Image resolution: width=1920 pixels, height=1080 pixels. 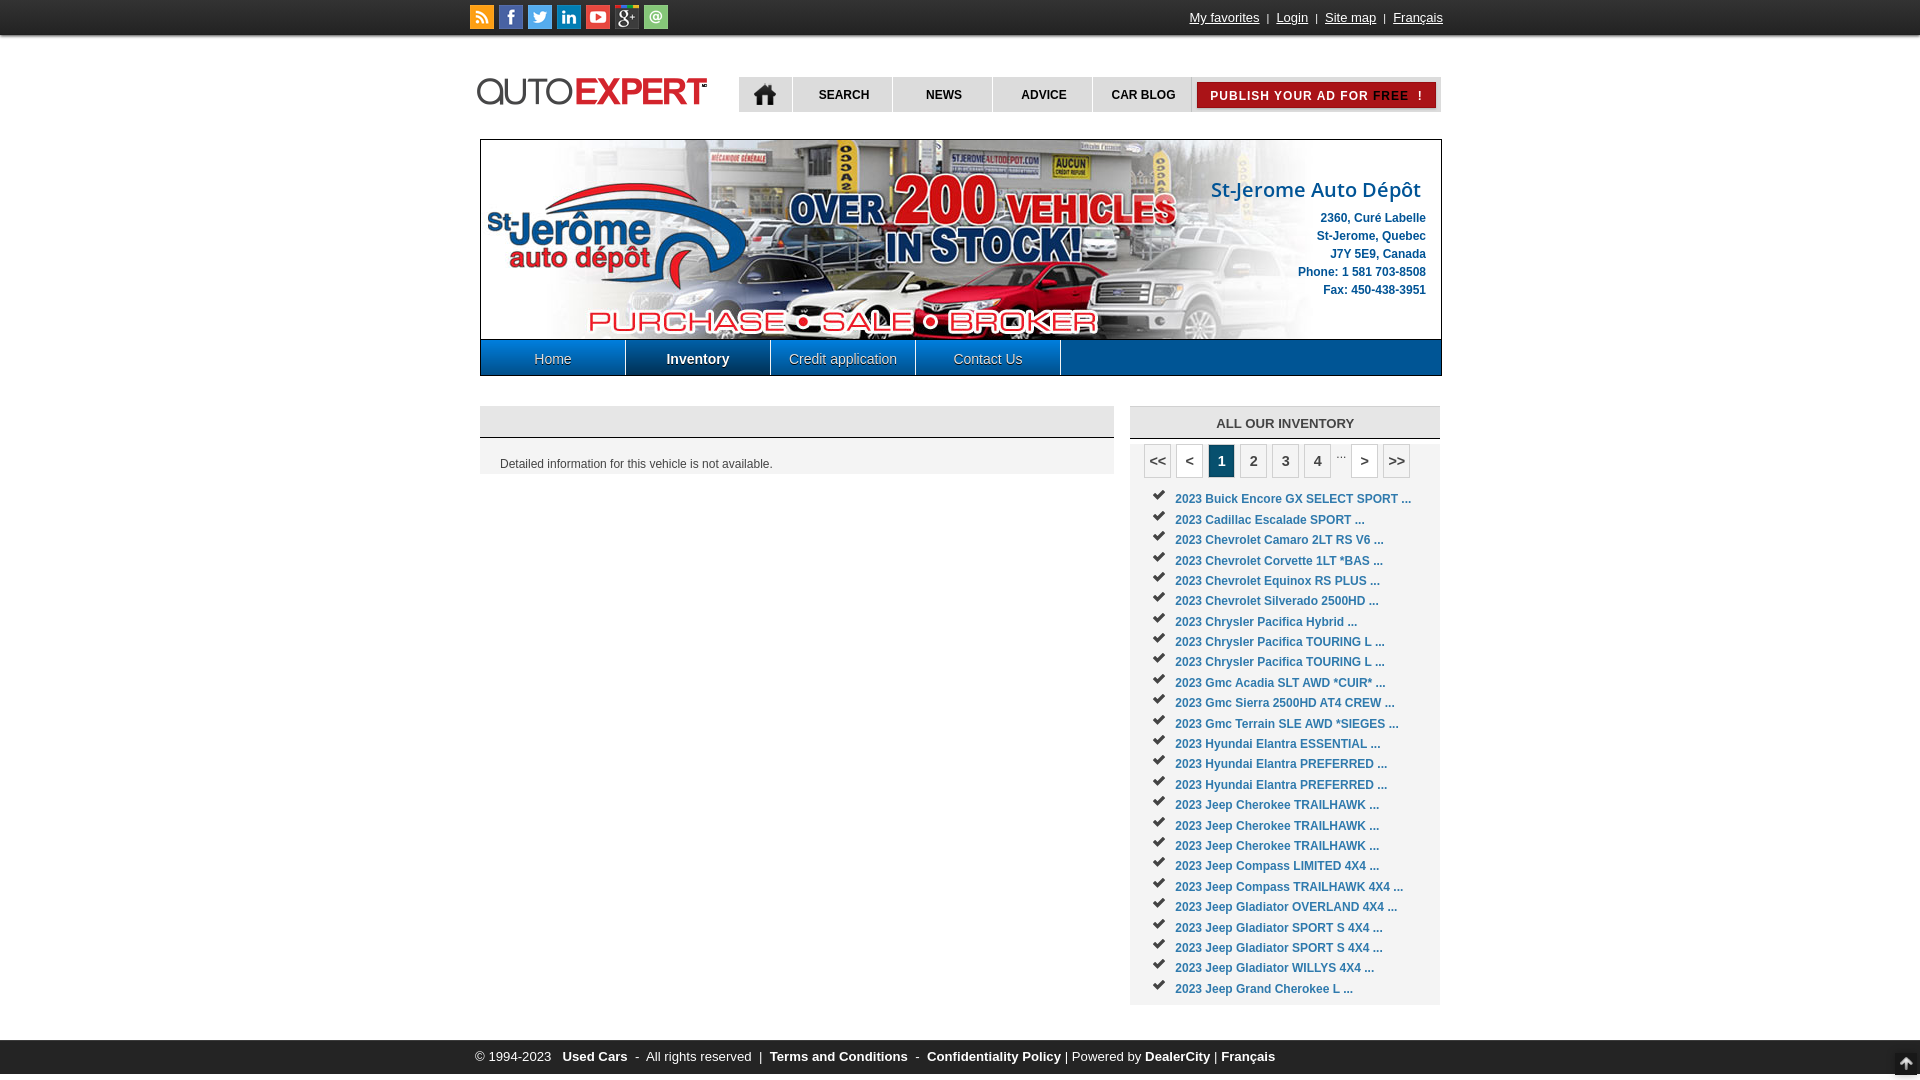 I want to click on '2023 Jeep Gladiator SPORT S 4X4 ...', so click(x=1277, y=947).